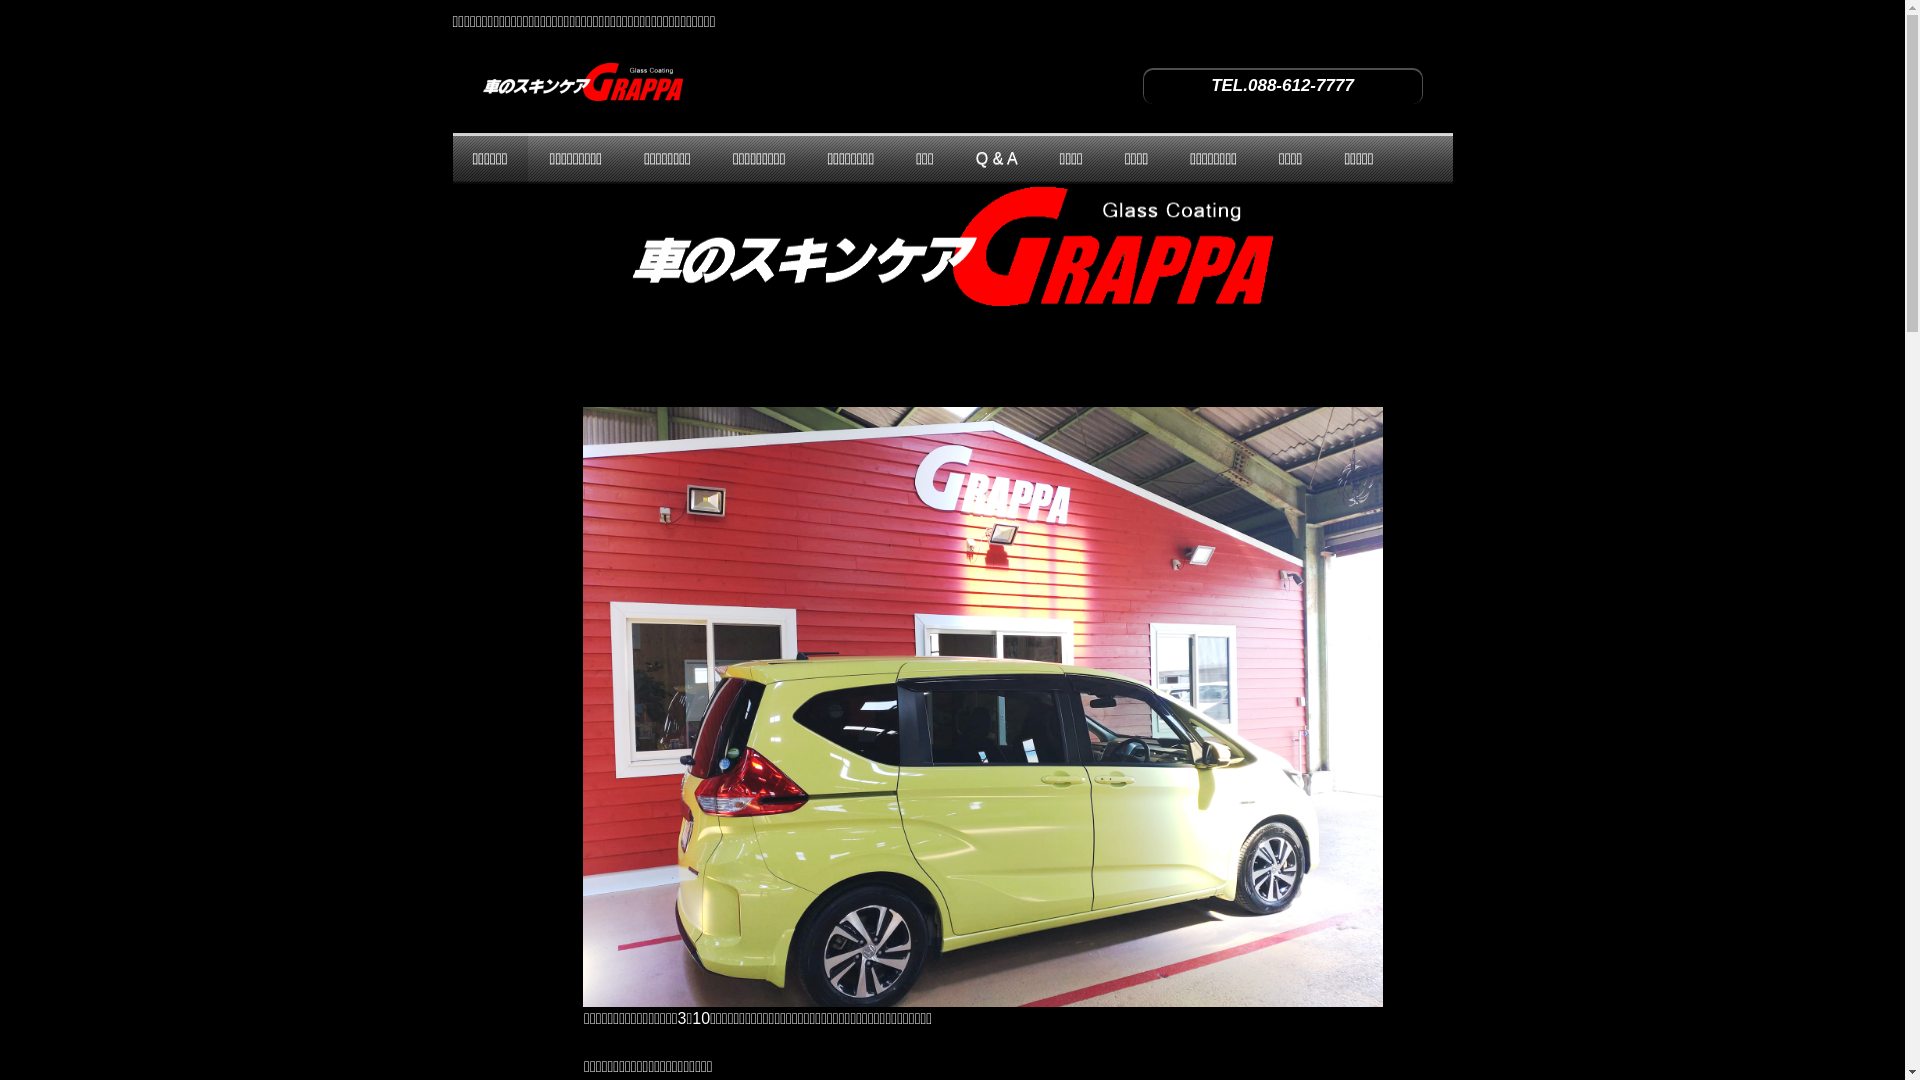 This screenshot has height=1080, width=1920. I want to click on 'Q & A', so click(997, 157).